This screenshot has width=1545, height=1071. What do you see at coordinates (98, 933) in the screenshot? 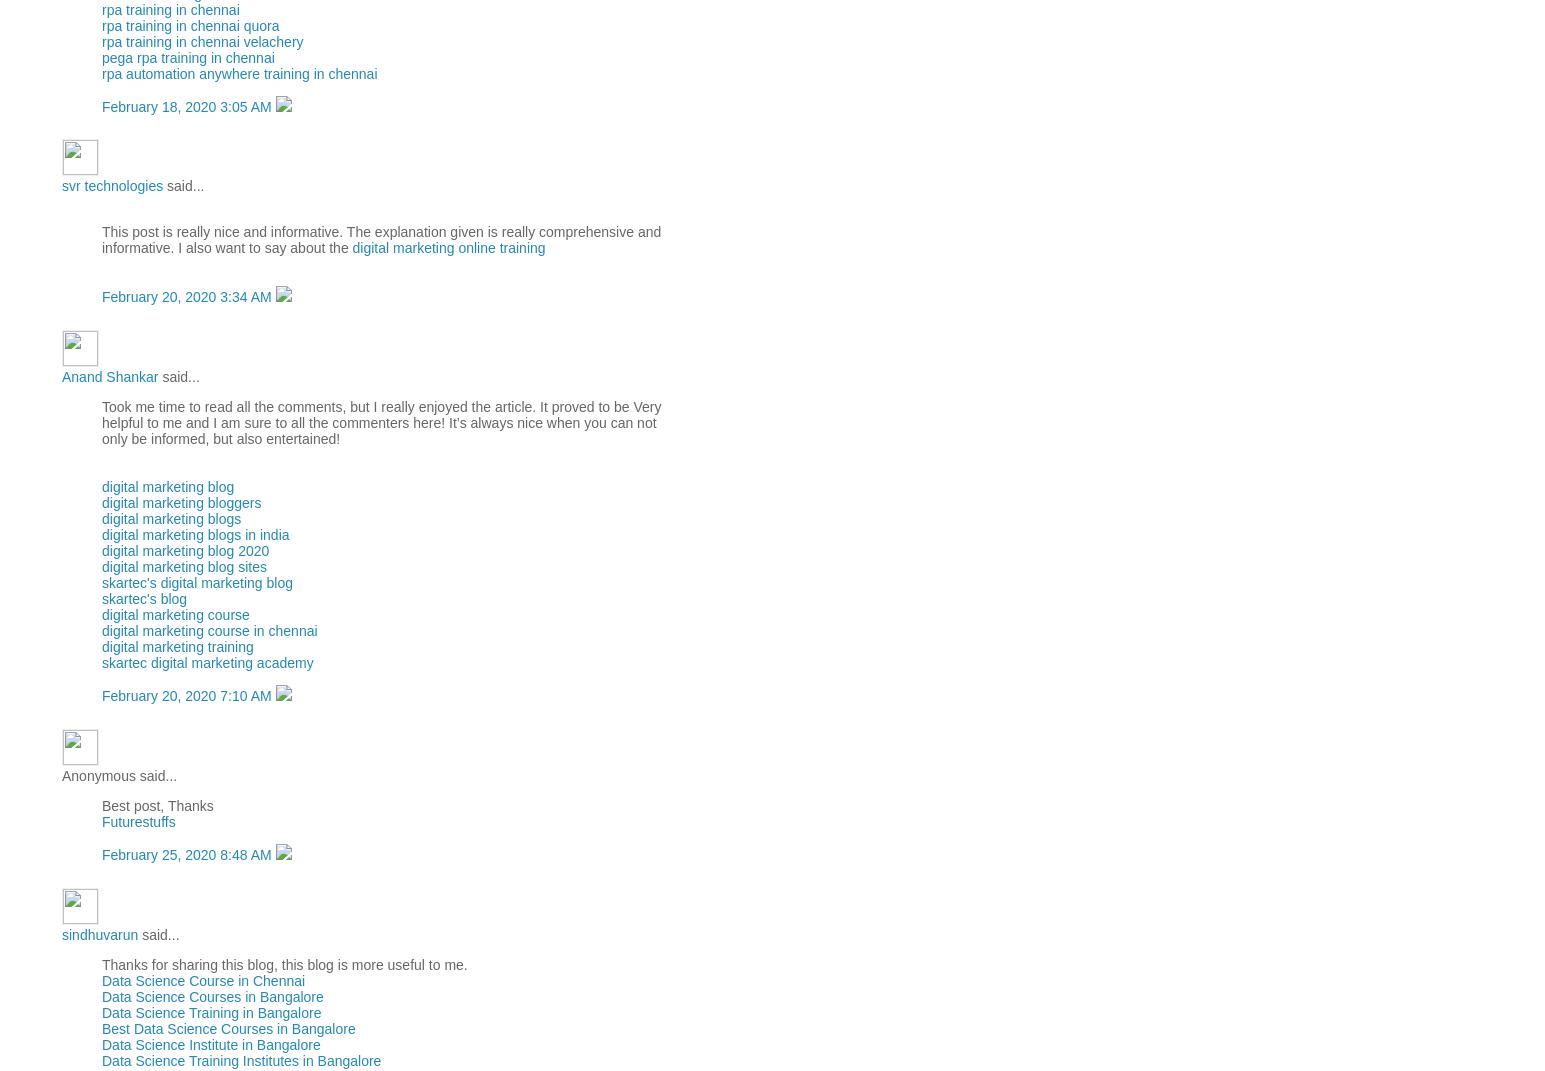
I see `'sindhuvarun'` at bounding box center [98, 933].